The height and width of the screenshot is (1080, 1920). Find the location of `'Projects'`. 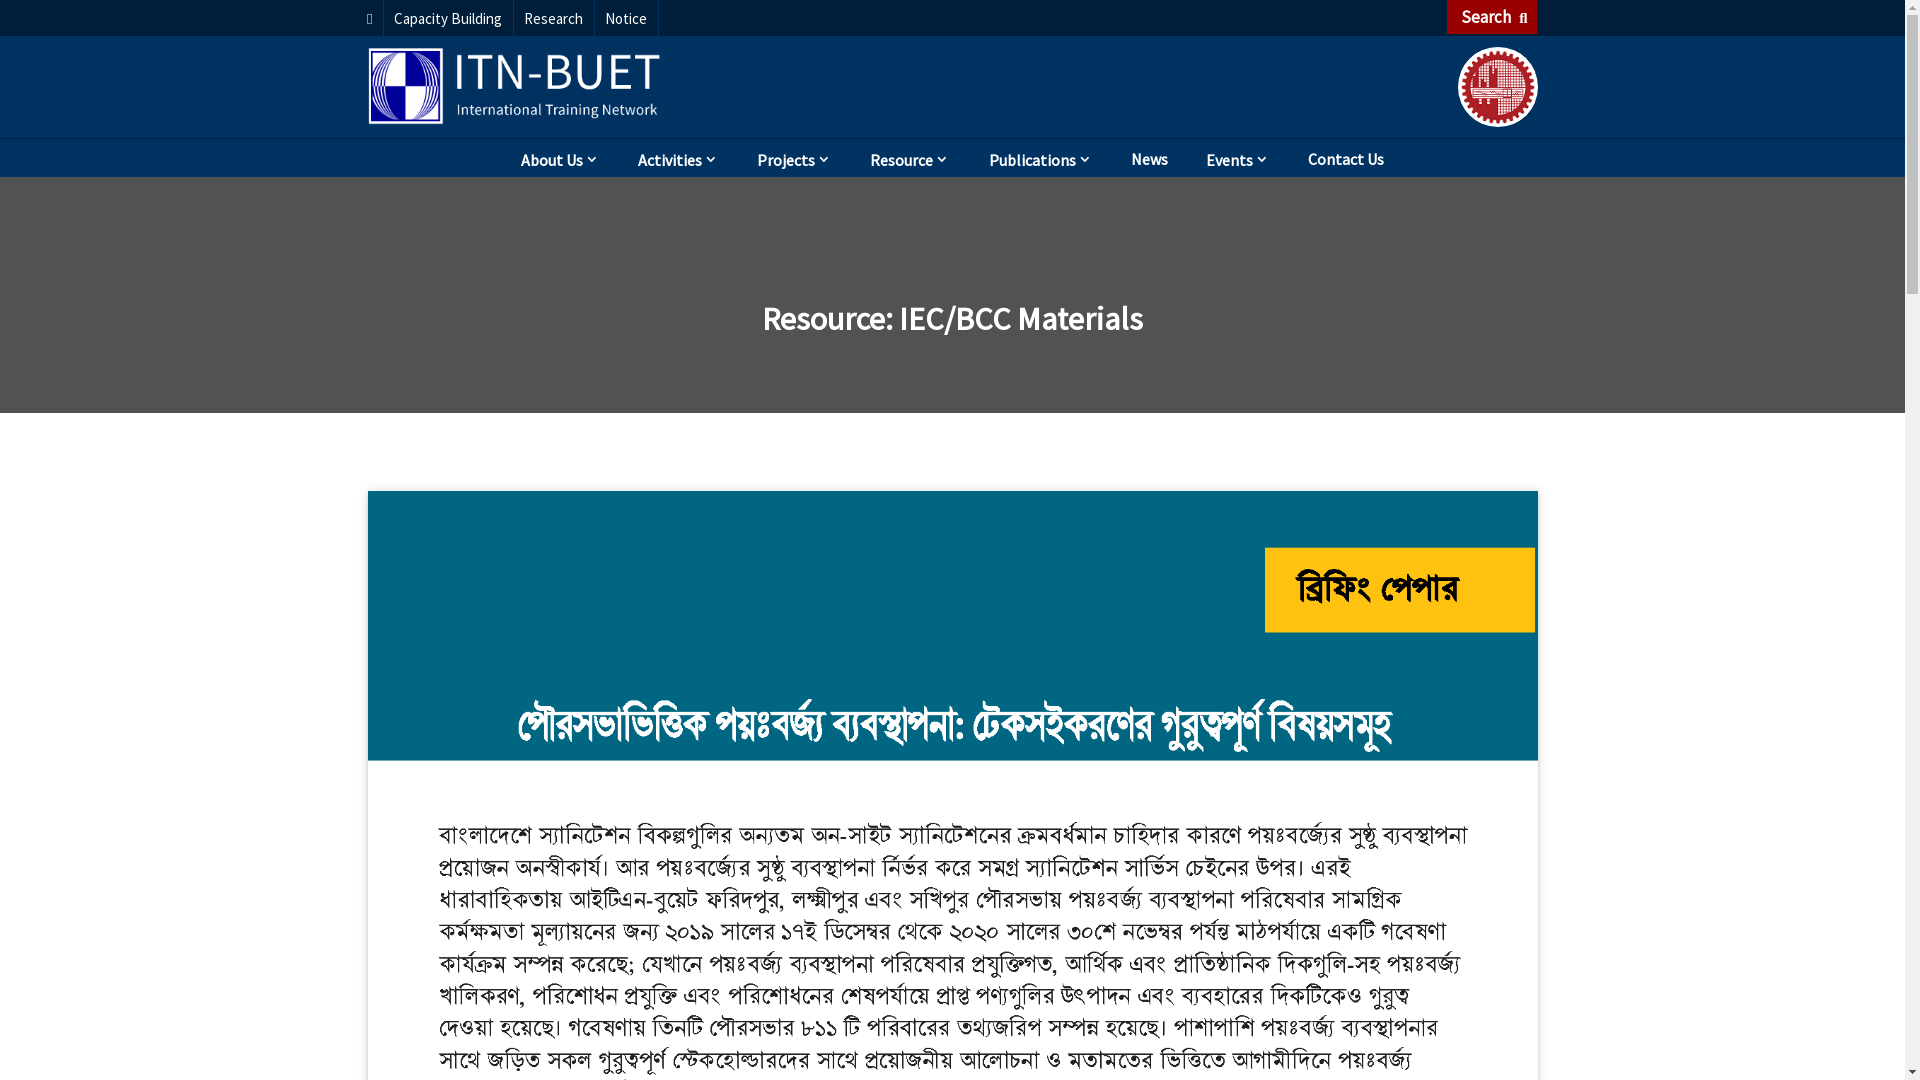

'Projects' is located at coordinates (793, 156).